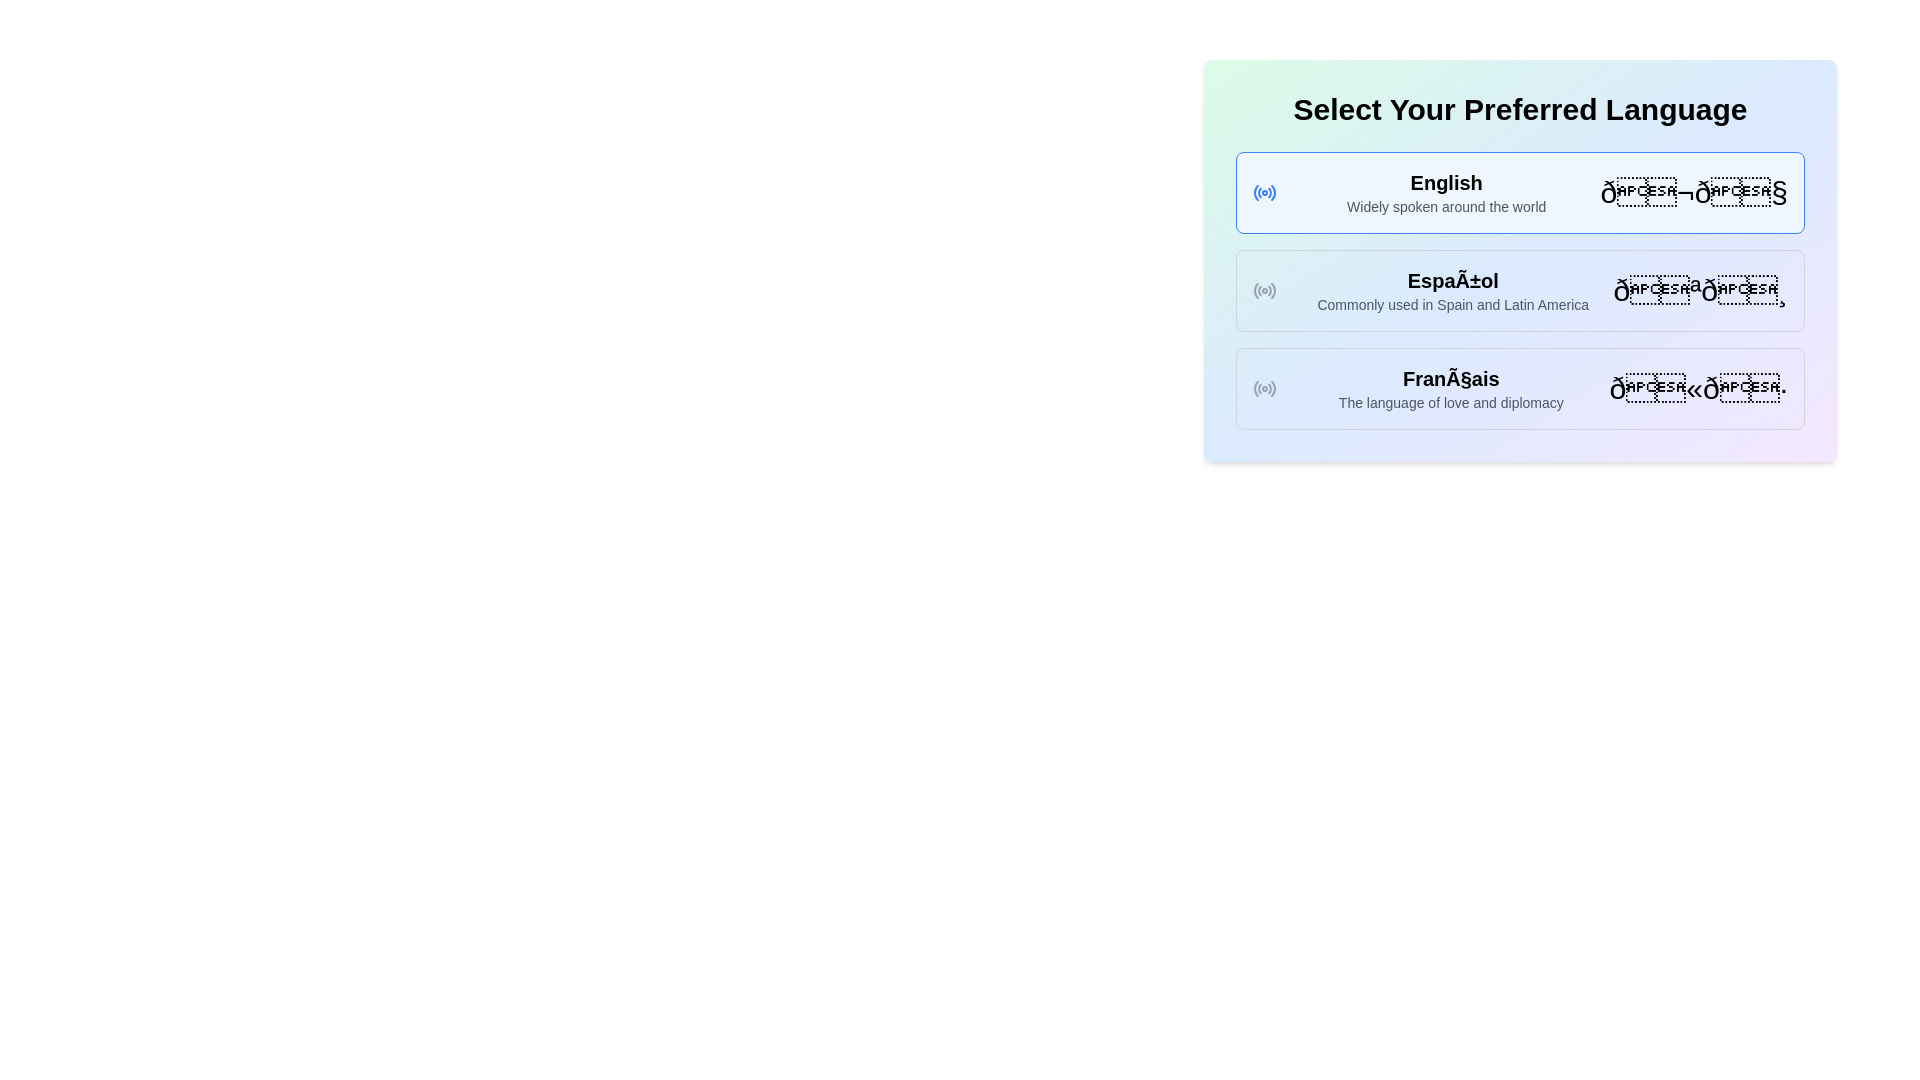 The height and width of the screenshot is (1080, 1920). I want to click on the radio button for the 'English' language option, which is positioned to the left of its text label, so click(1264, 192).